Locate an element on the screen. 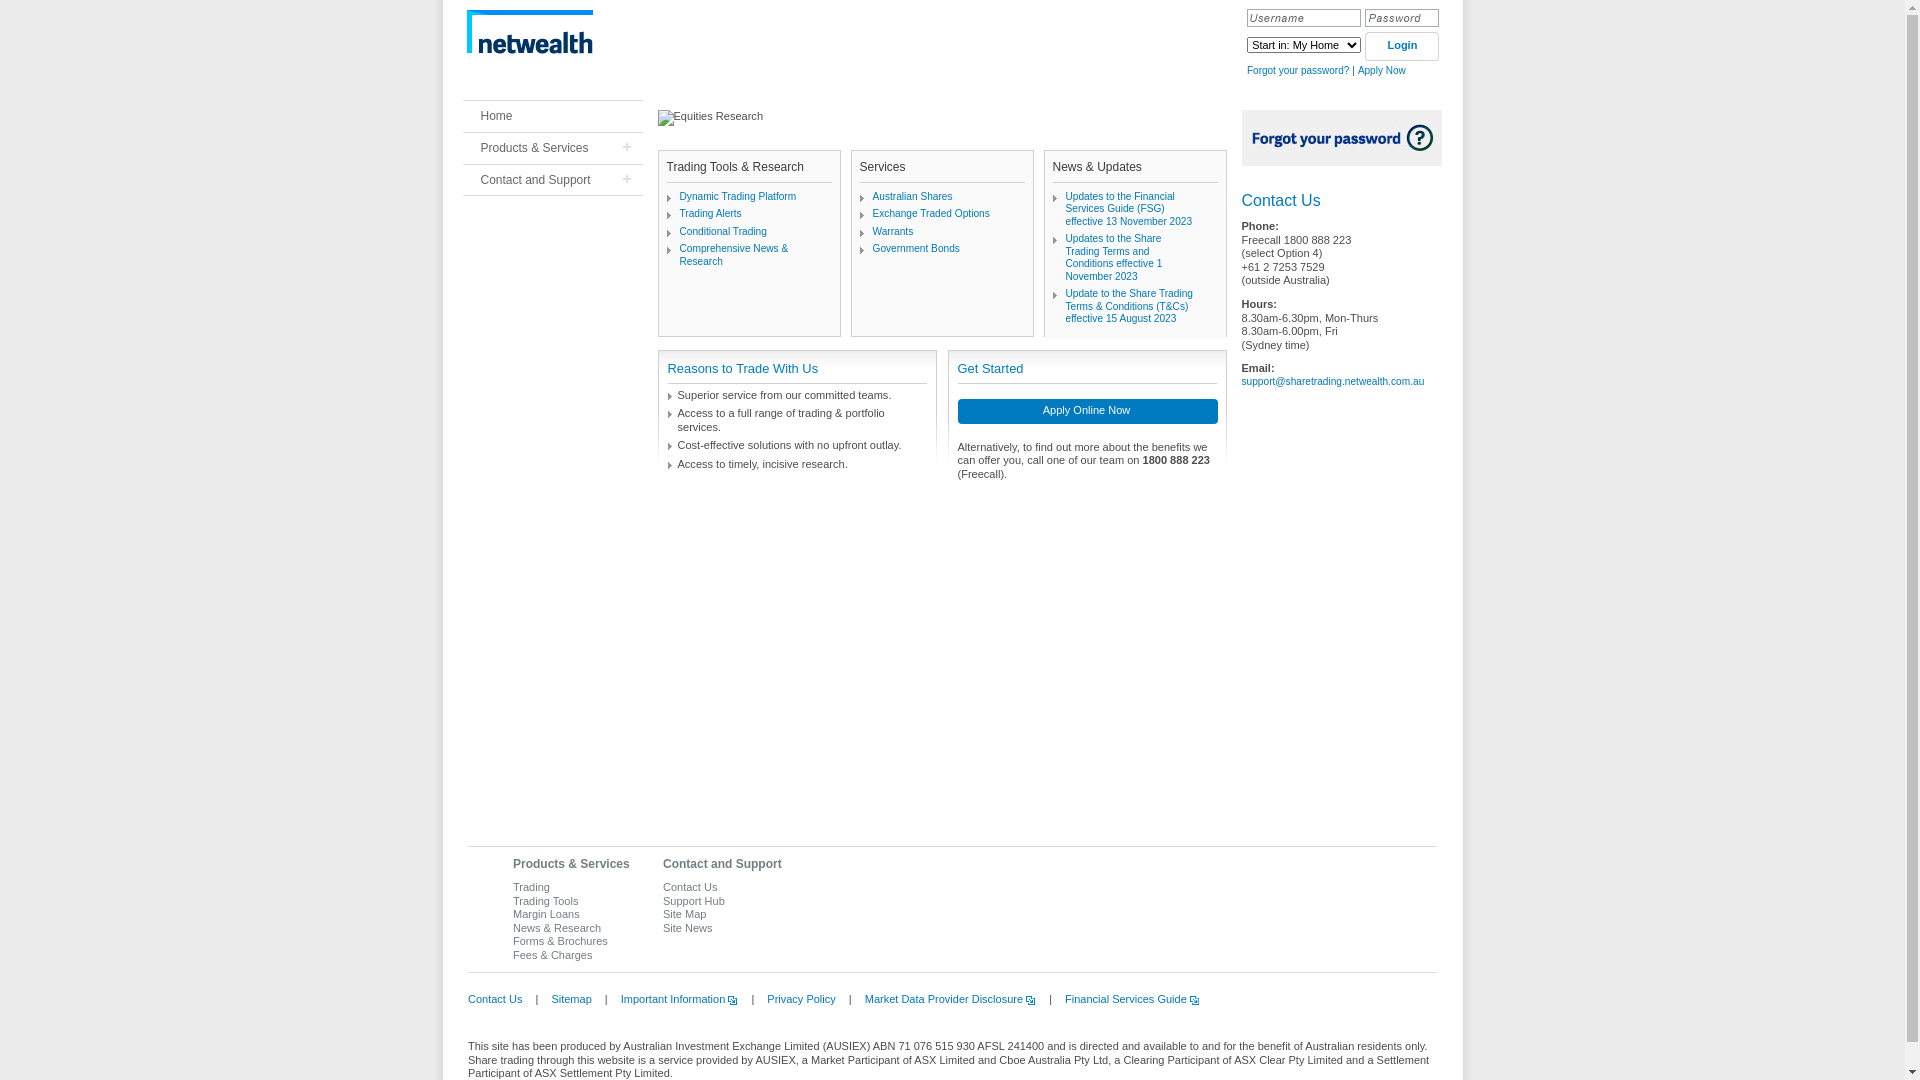 Image resolution: width=1920 pixels, height=1080 pixels. 'support@sharetrading.netwealth.com.au' is located at coordinates (1241, 381).